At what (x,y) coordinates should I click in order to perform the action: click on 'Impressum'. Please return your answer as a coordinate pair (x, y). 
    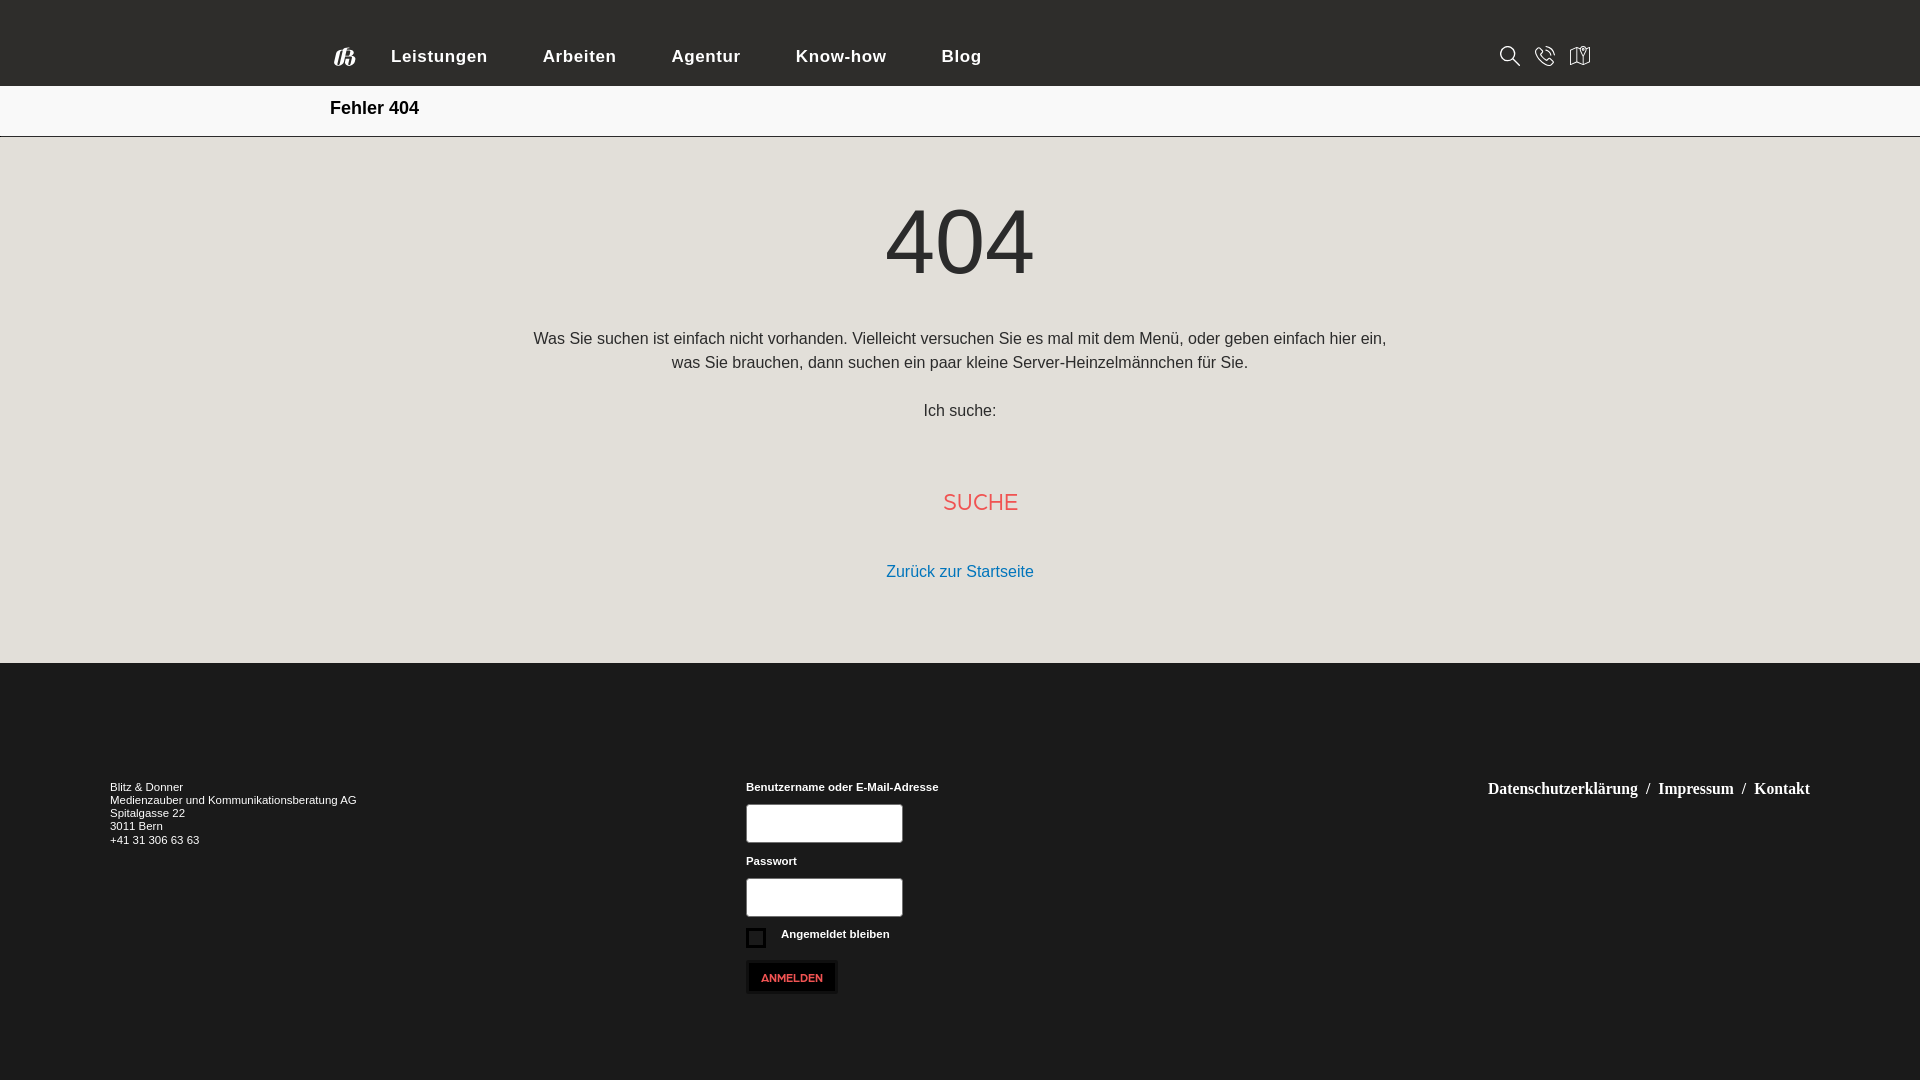
    Looking at the image, I should click on (1694, 788).